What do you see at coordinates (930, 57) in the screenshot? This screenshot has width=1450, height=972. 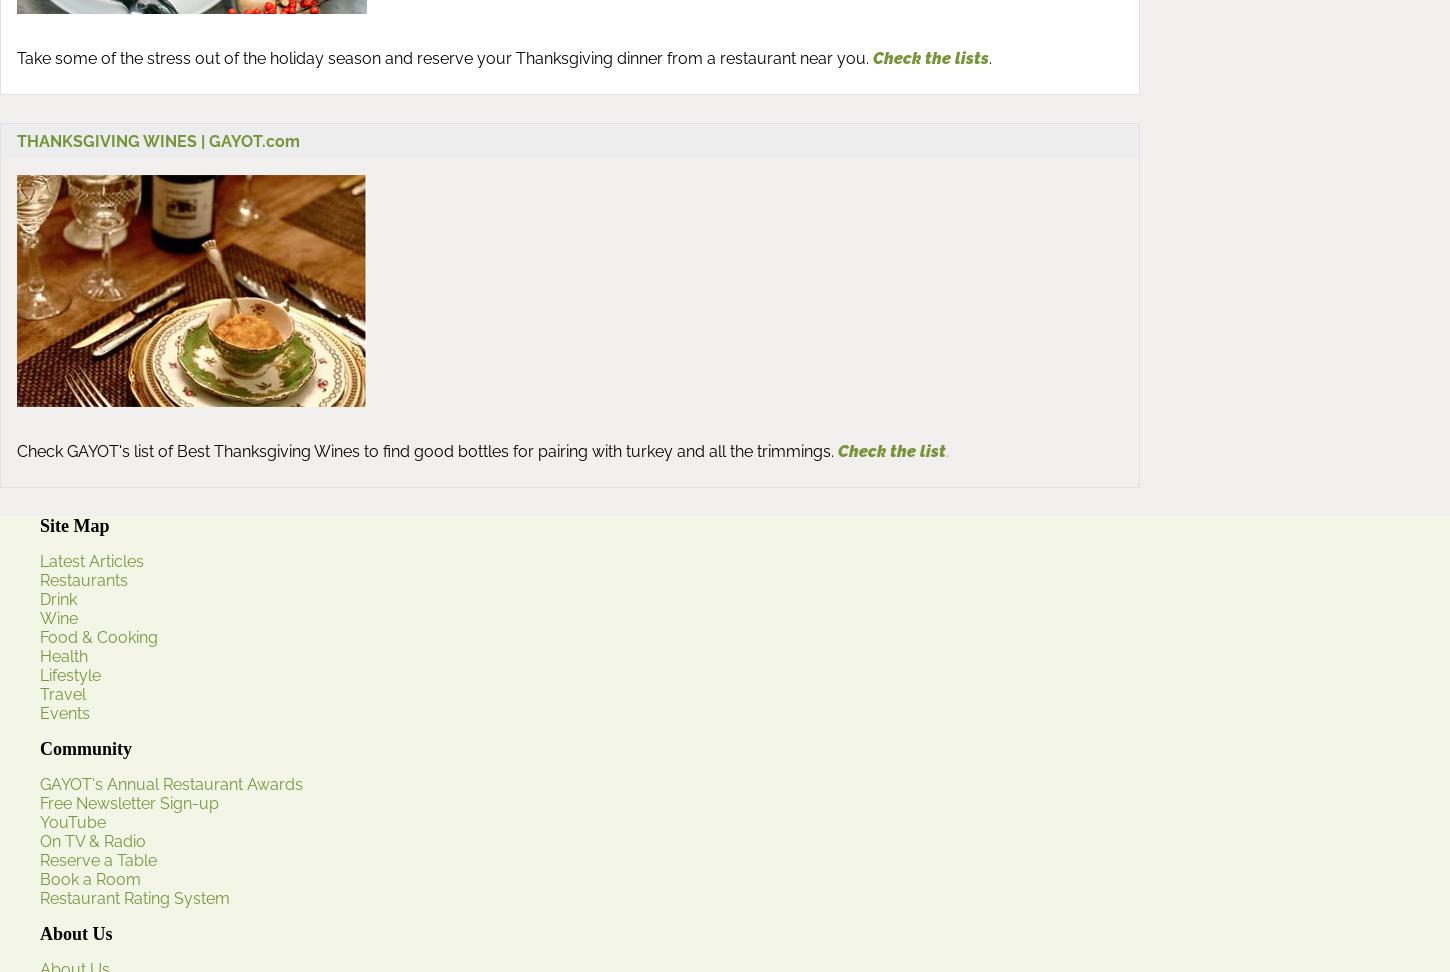 I see `'Check the lists'` at bounding box center [930, 57].